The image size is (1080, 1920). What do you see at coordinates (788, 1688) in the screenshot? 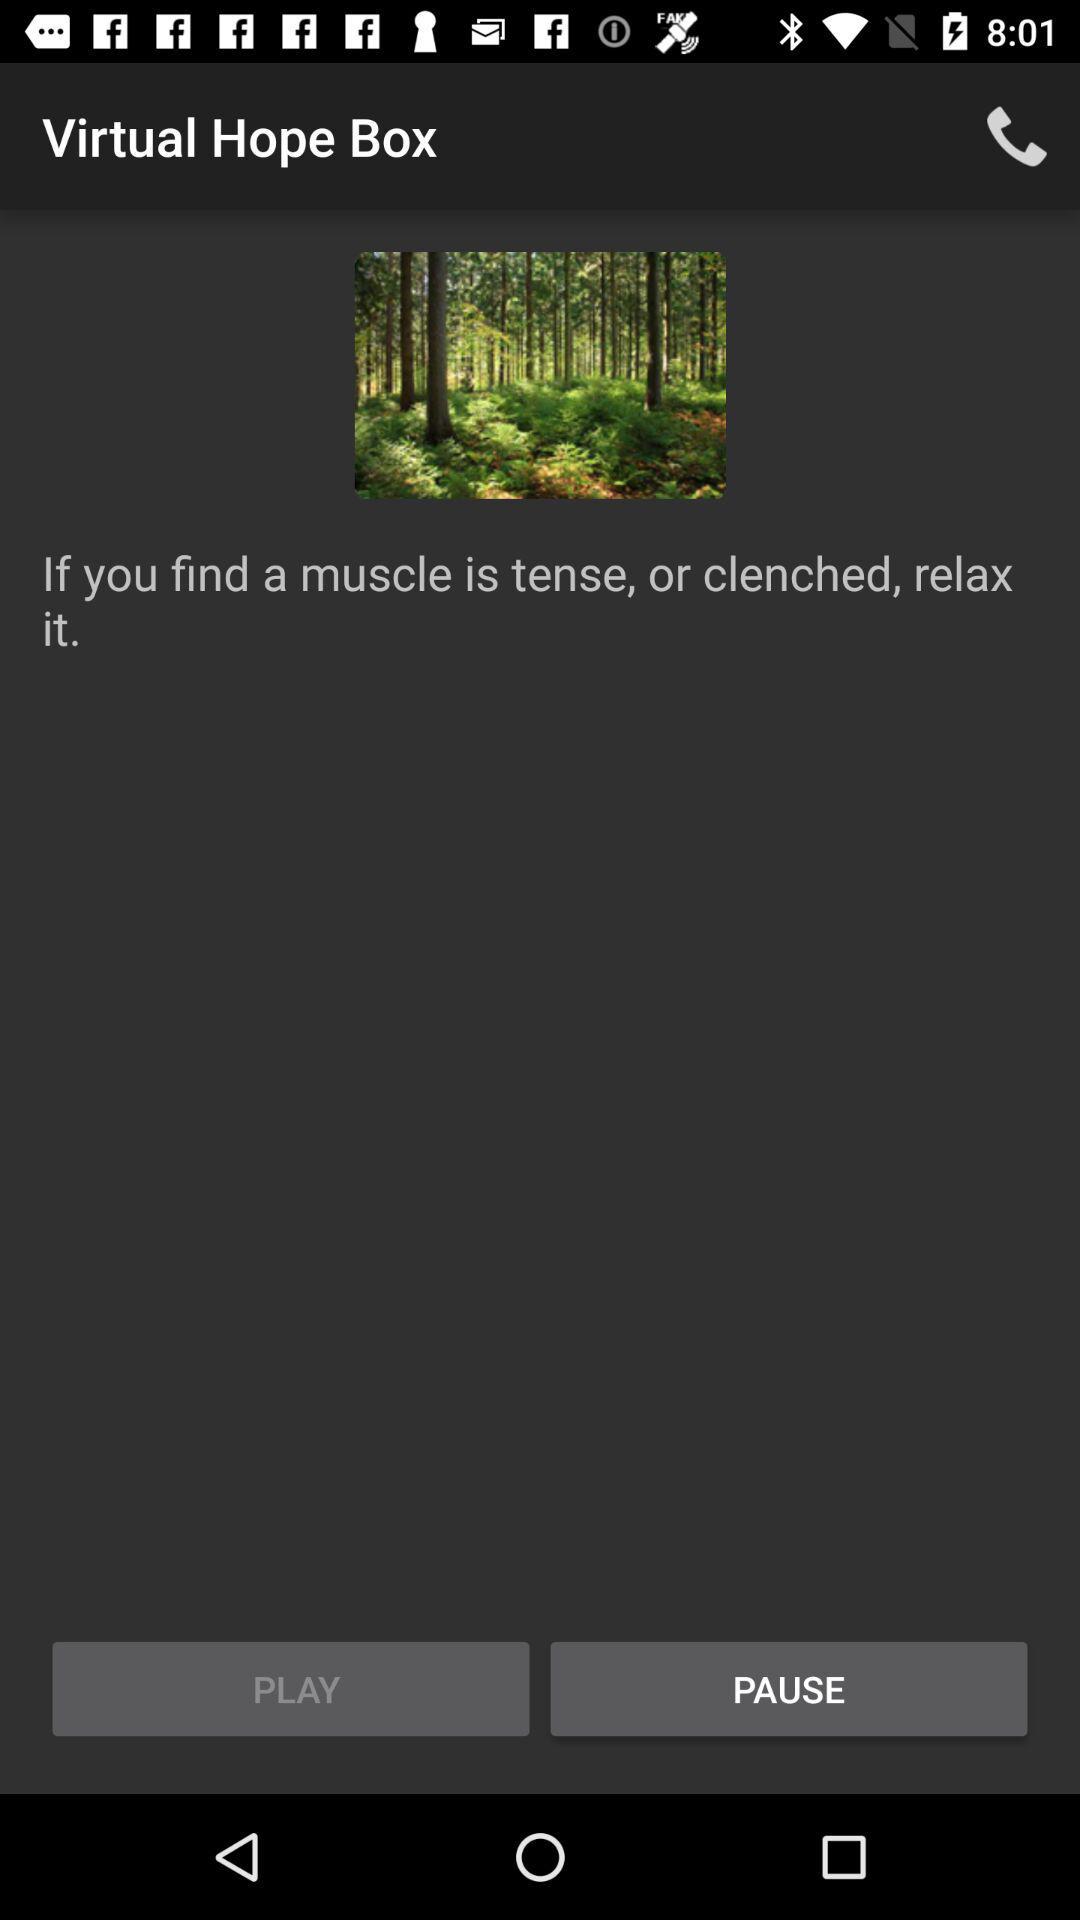
I see `icon below the if you find` at bounding box center [788, 1688].